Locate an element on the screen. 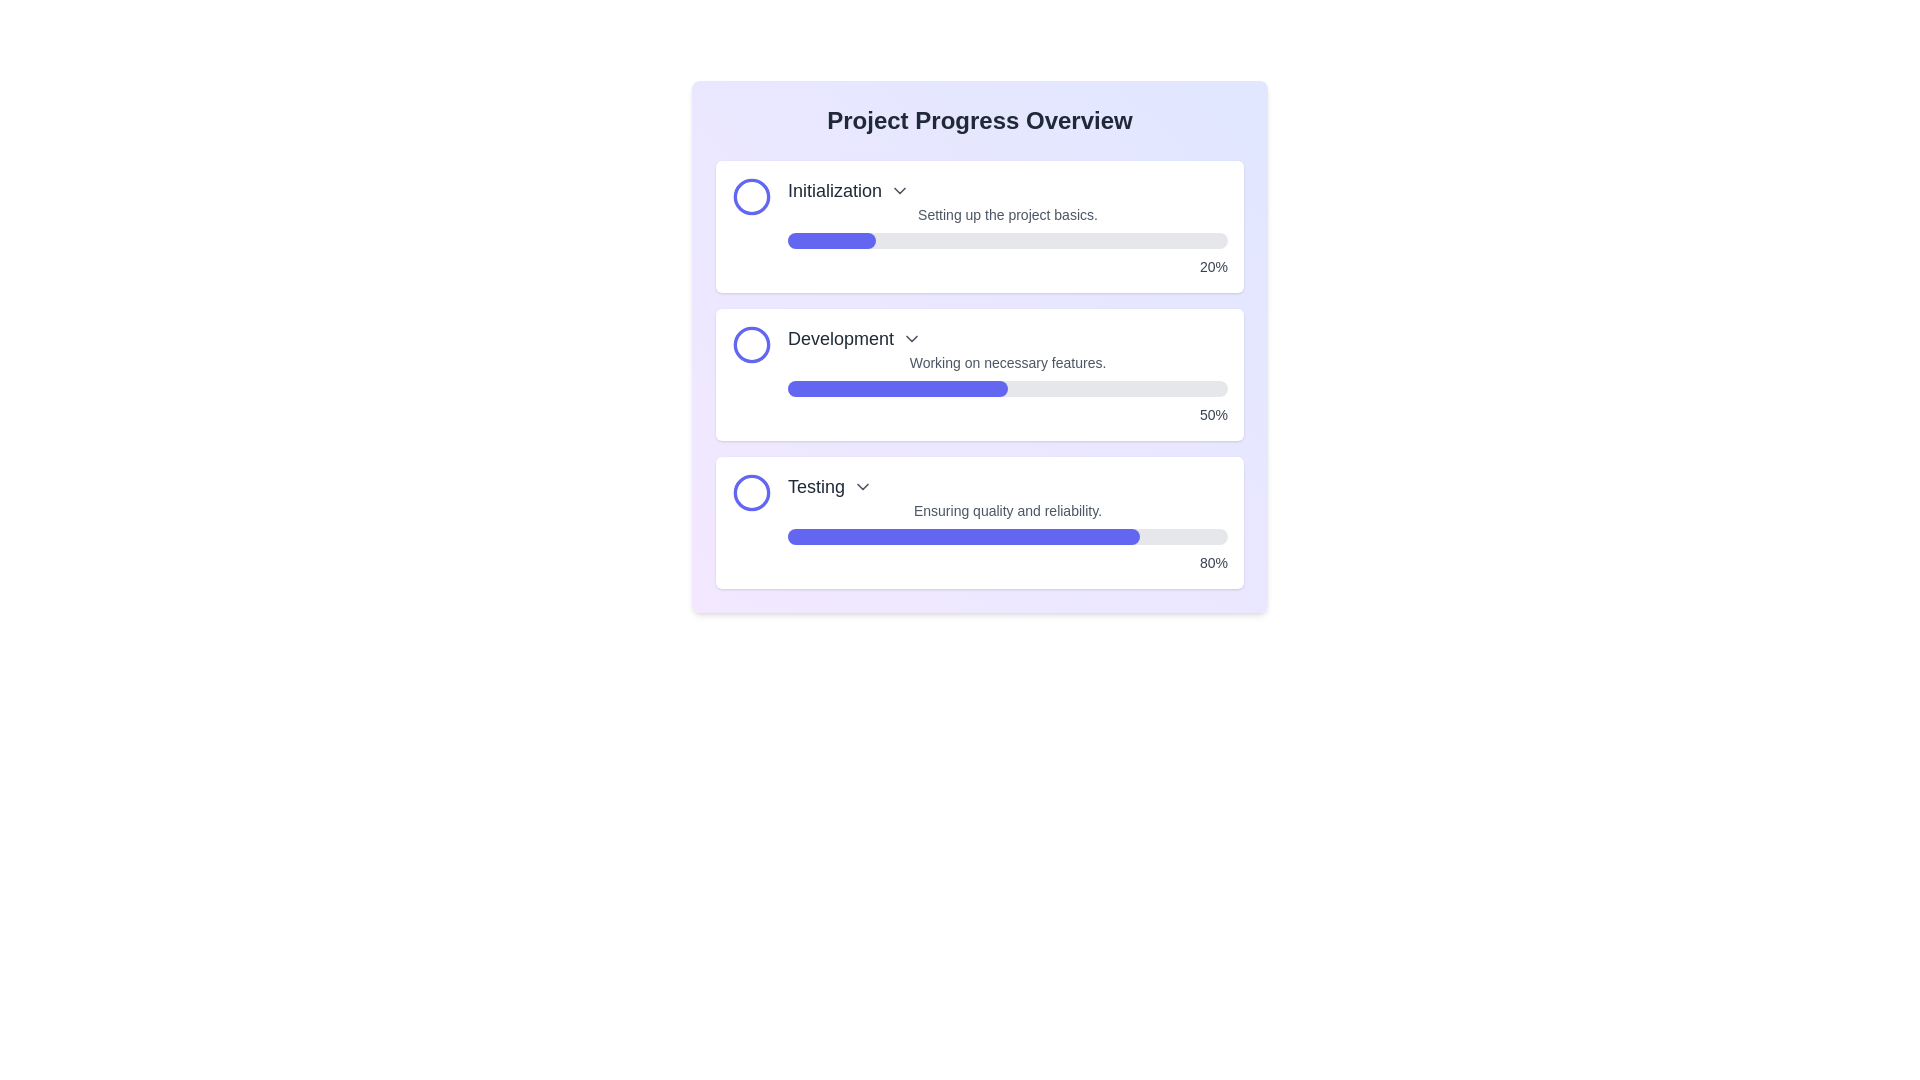 The height and width of the screenshot is (1080, 1920). the blue progress bar segment indicating 50% completion of the task within the horizontal progress bar labeled 'Development' is located at coordinates (896, 389).